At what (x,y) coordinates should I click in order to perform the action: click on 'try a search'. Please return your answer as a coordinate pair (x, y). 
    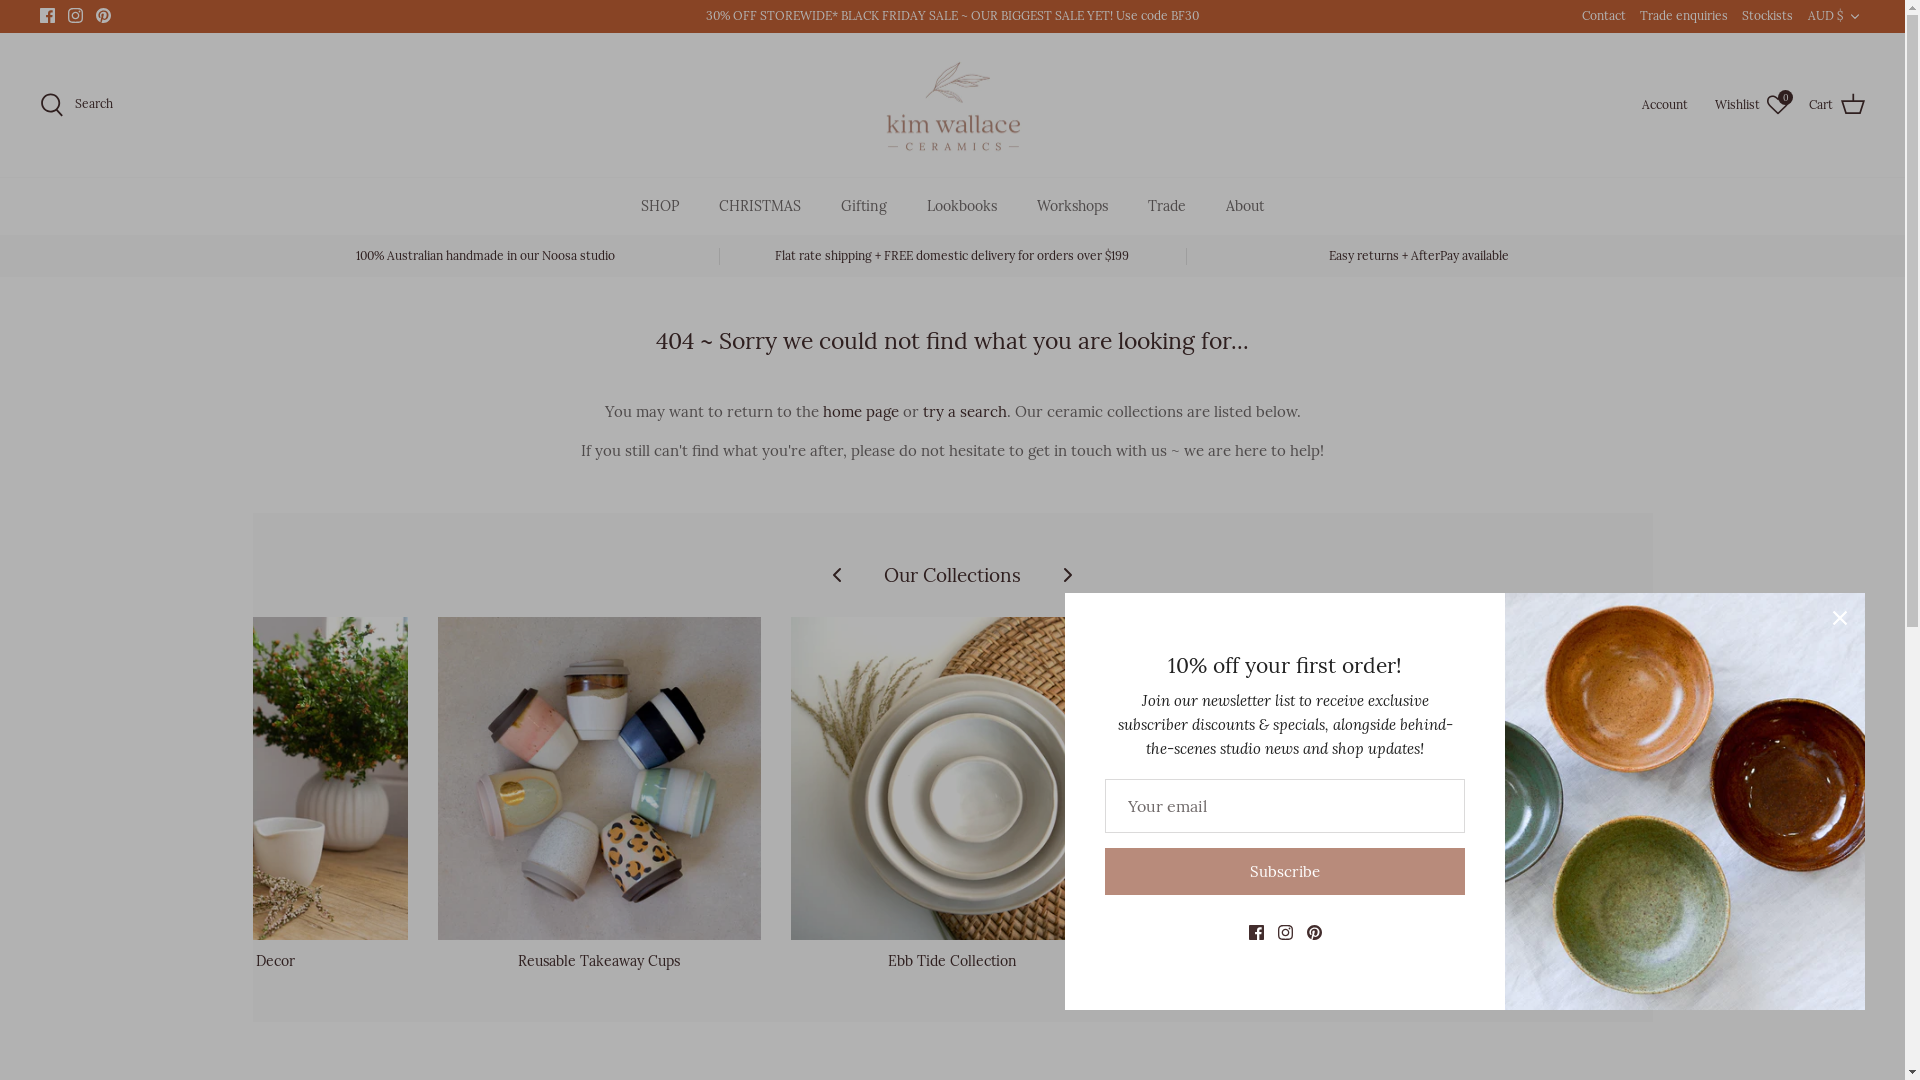
    Looking at the image, I should click on (964, 410).